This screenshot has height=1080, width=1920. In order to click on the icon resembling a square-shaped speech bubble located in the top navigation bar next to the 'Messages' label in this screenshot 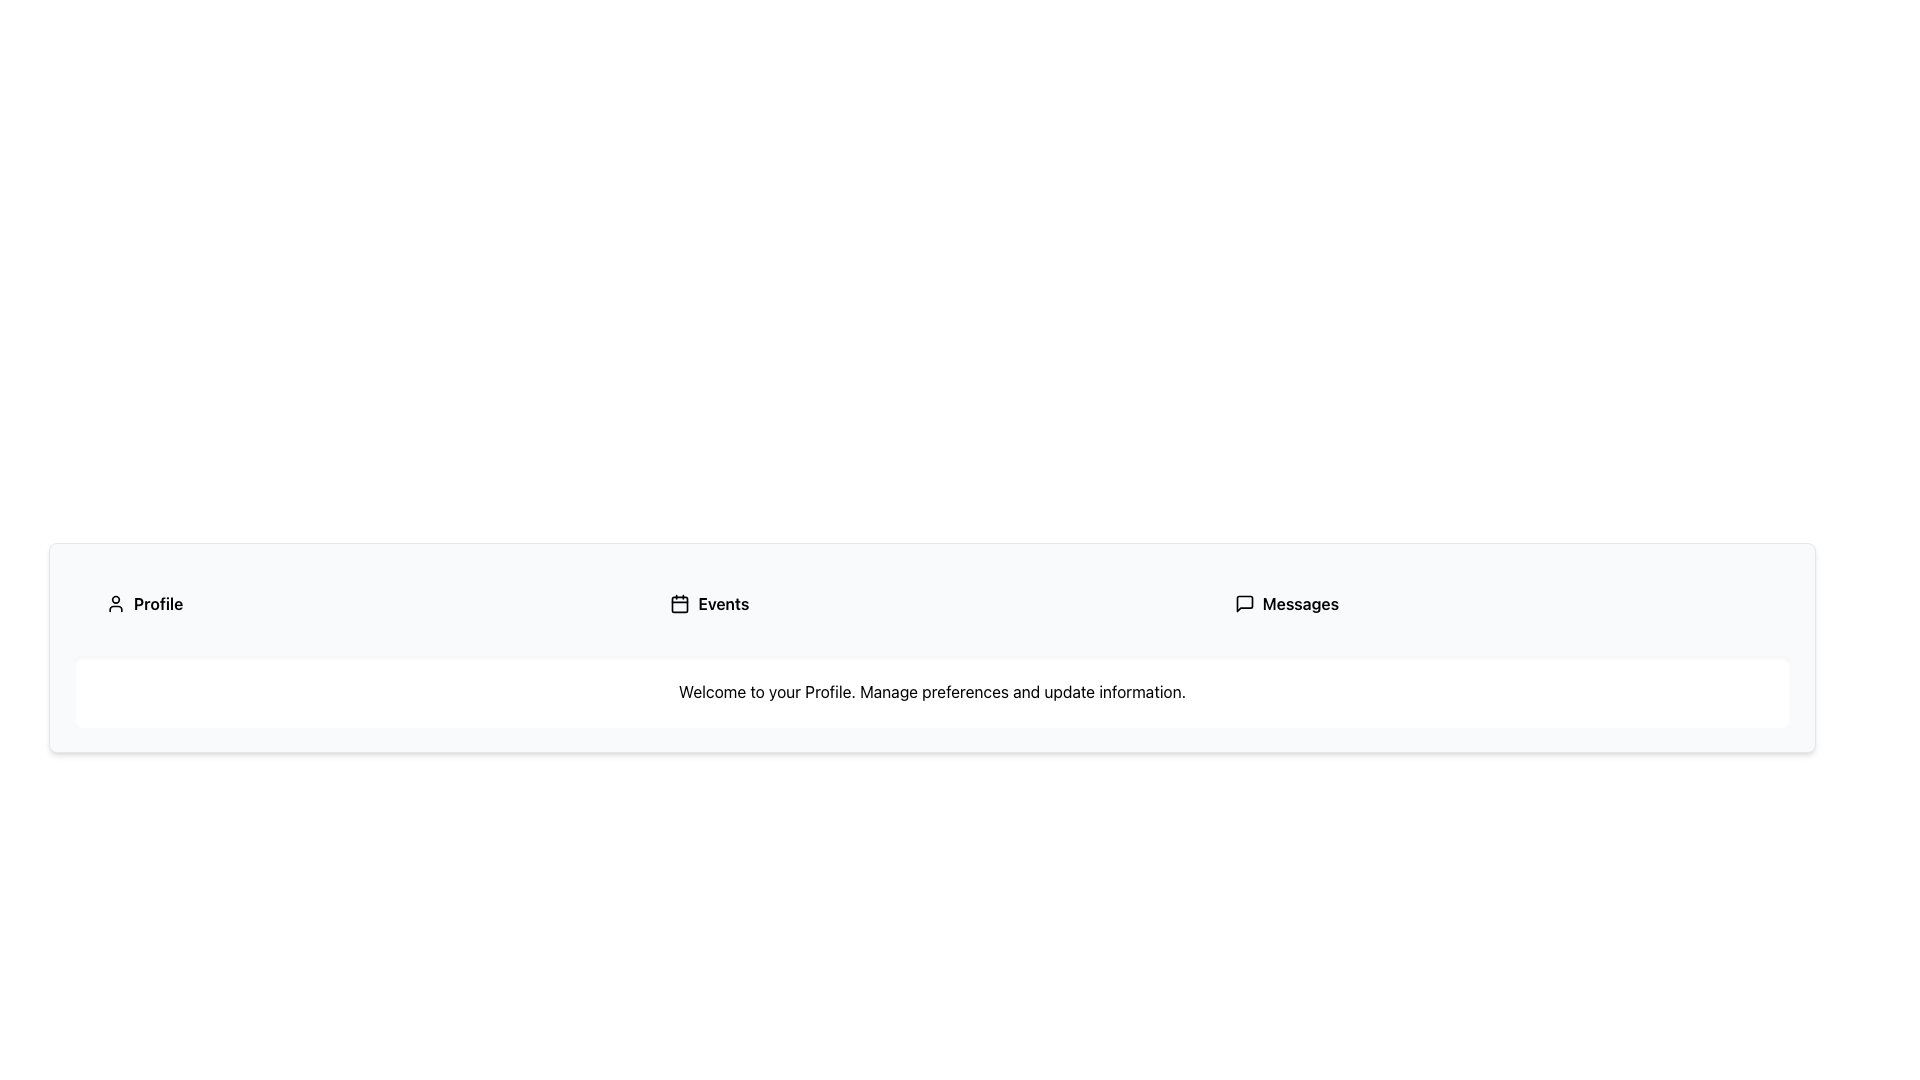, I will do `click(1243, 603)`.